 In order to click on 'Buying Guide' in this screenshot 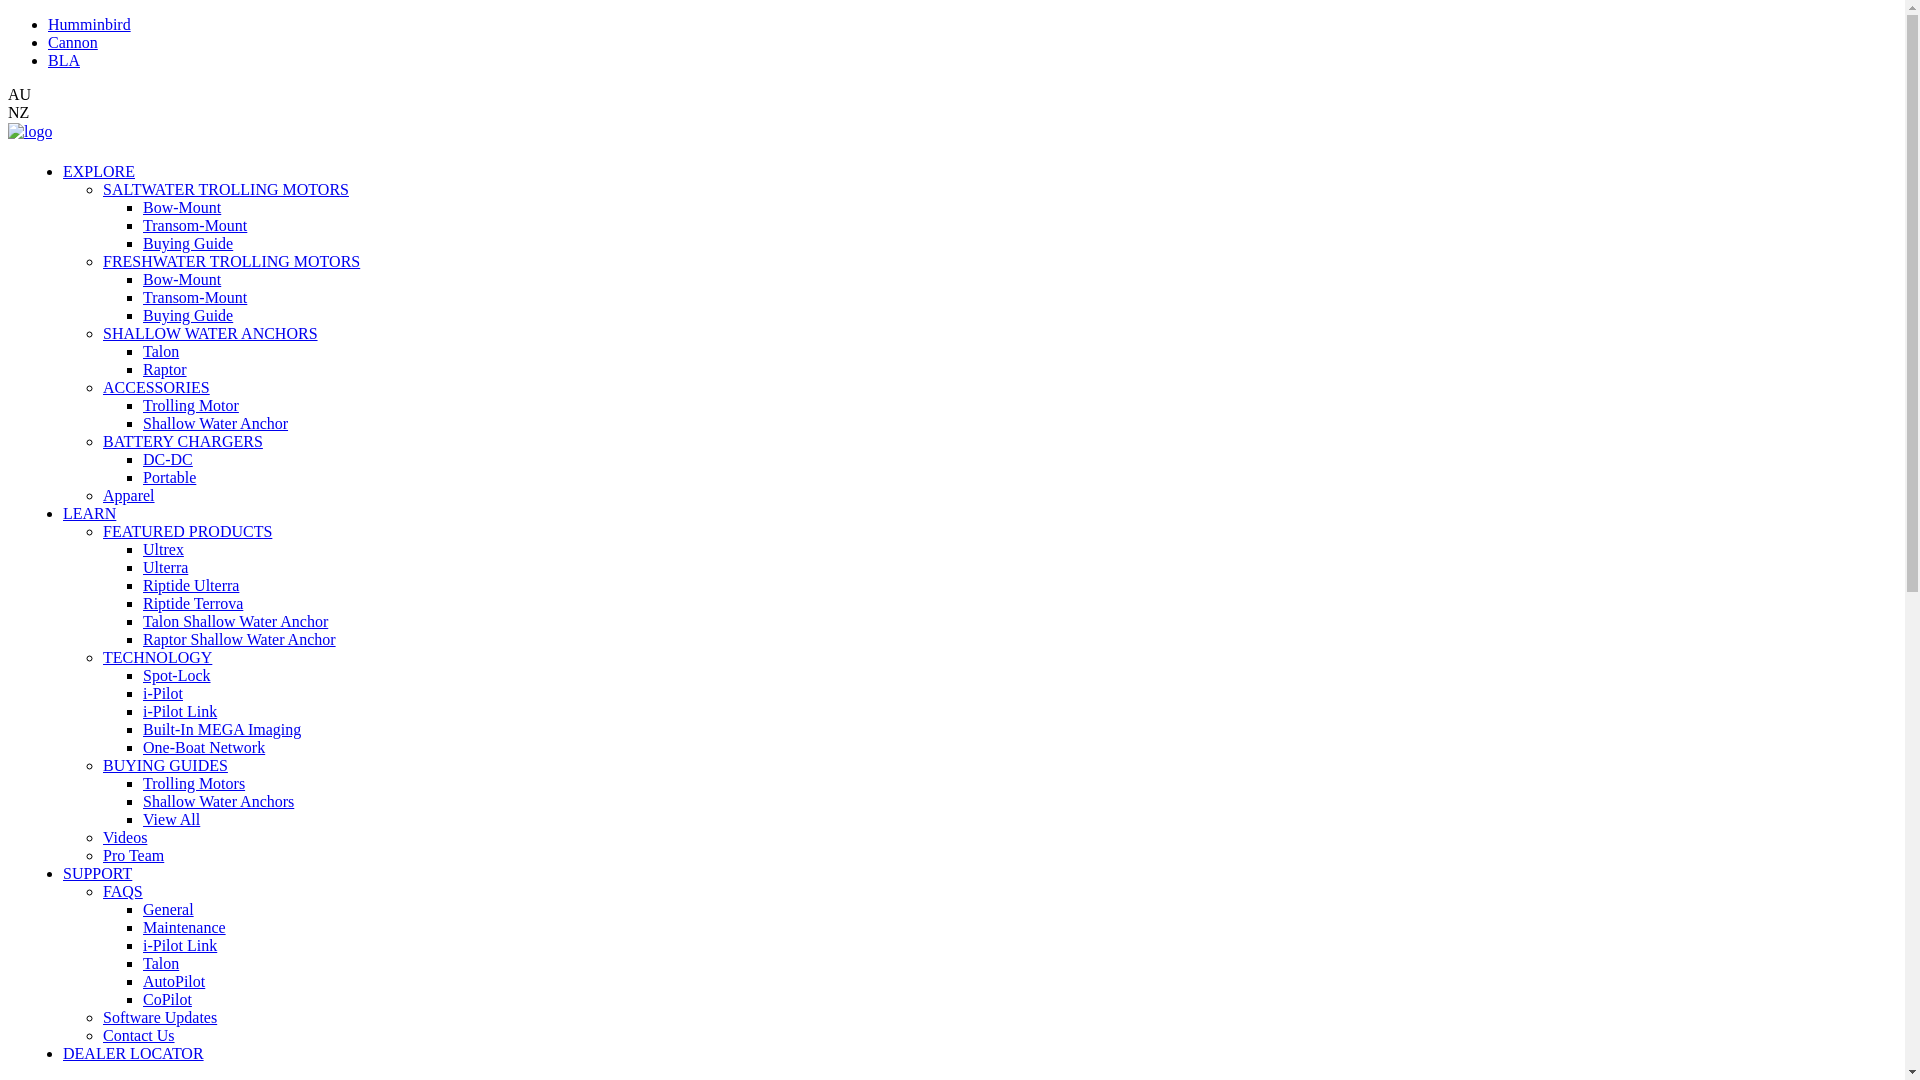, I will do `click(142, 242)`.